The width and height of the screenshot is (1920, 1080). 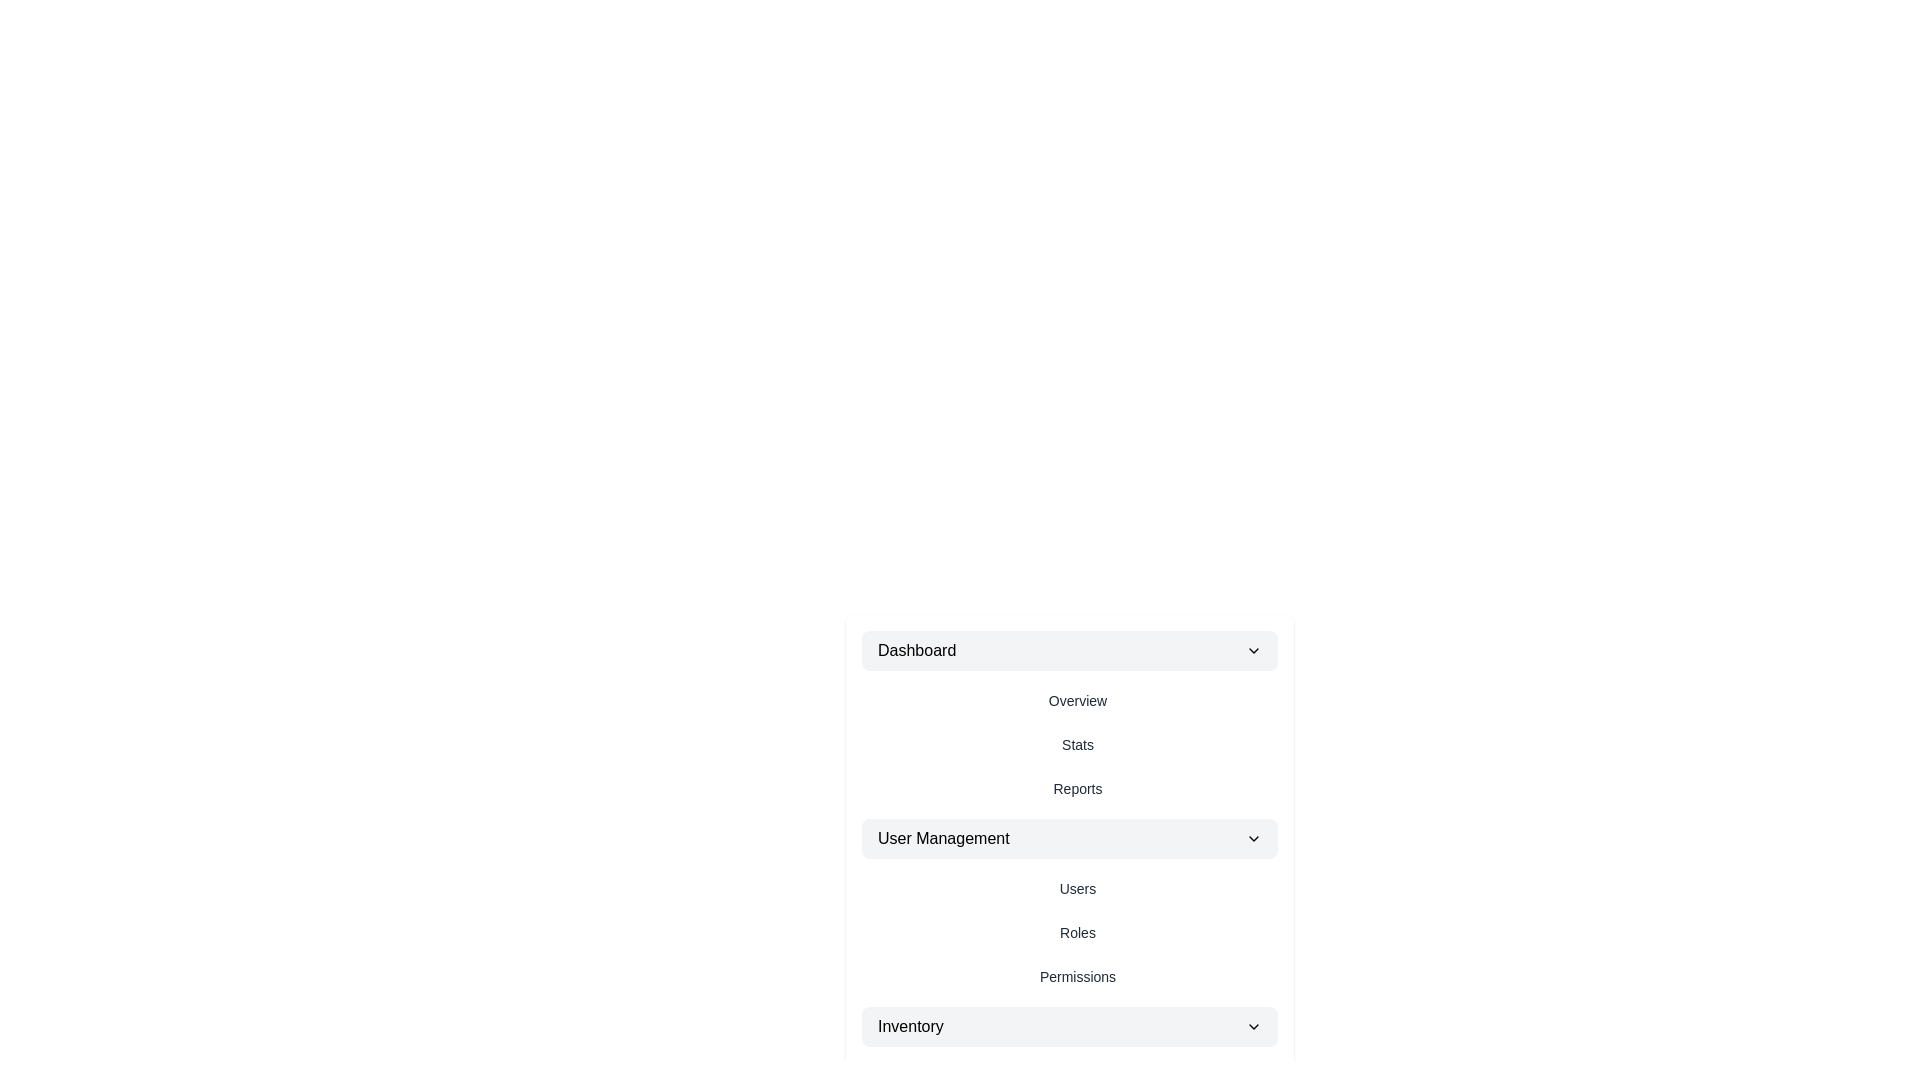 What do you see at coordinates (1077, 700) in the screenshot?
I see `the menu item Overview from the StyledMenu` at bounding box center [1077, 700].